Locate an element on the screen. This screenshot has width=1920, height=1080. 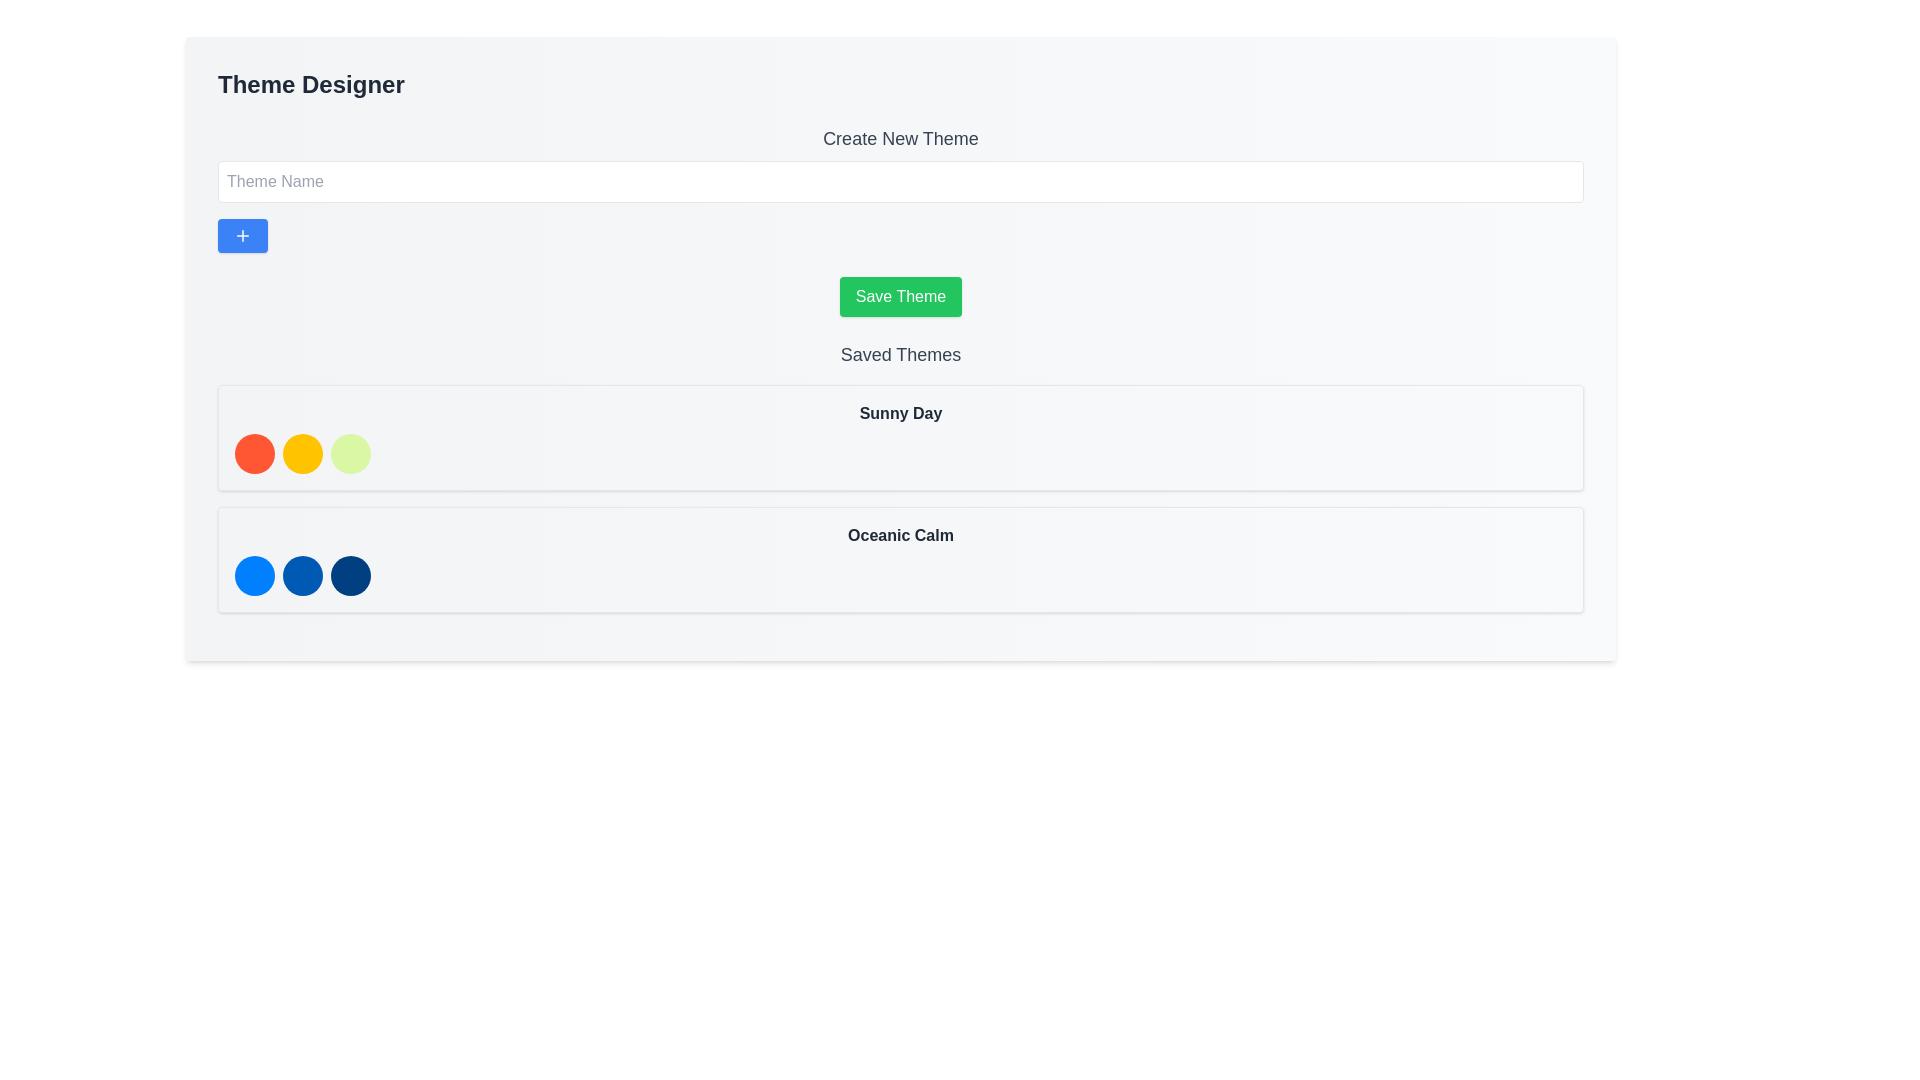
the middle blue circle in the 'Oceanic Calm' section to observe its color representation is located at coordinates (301, 575).